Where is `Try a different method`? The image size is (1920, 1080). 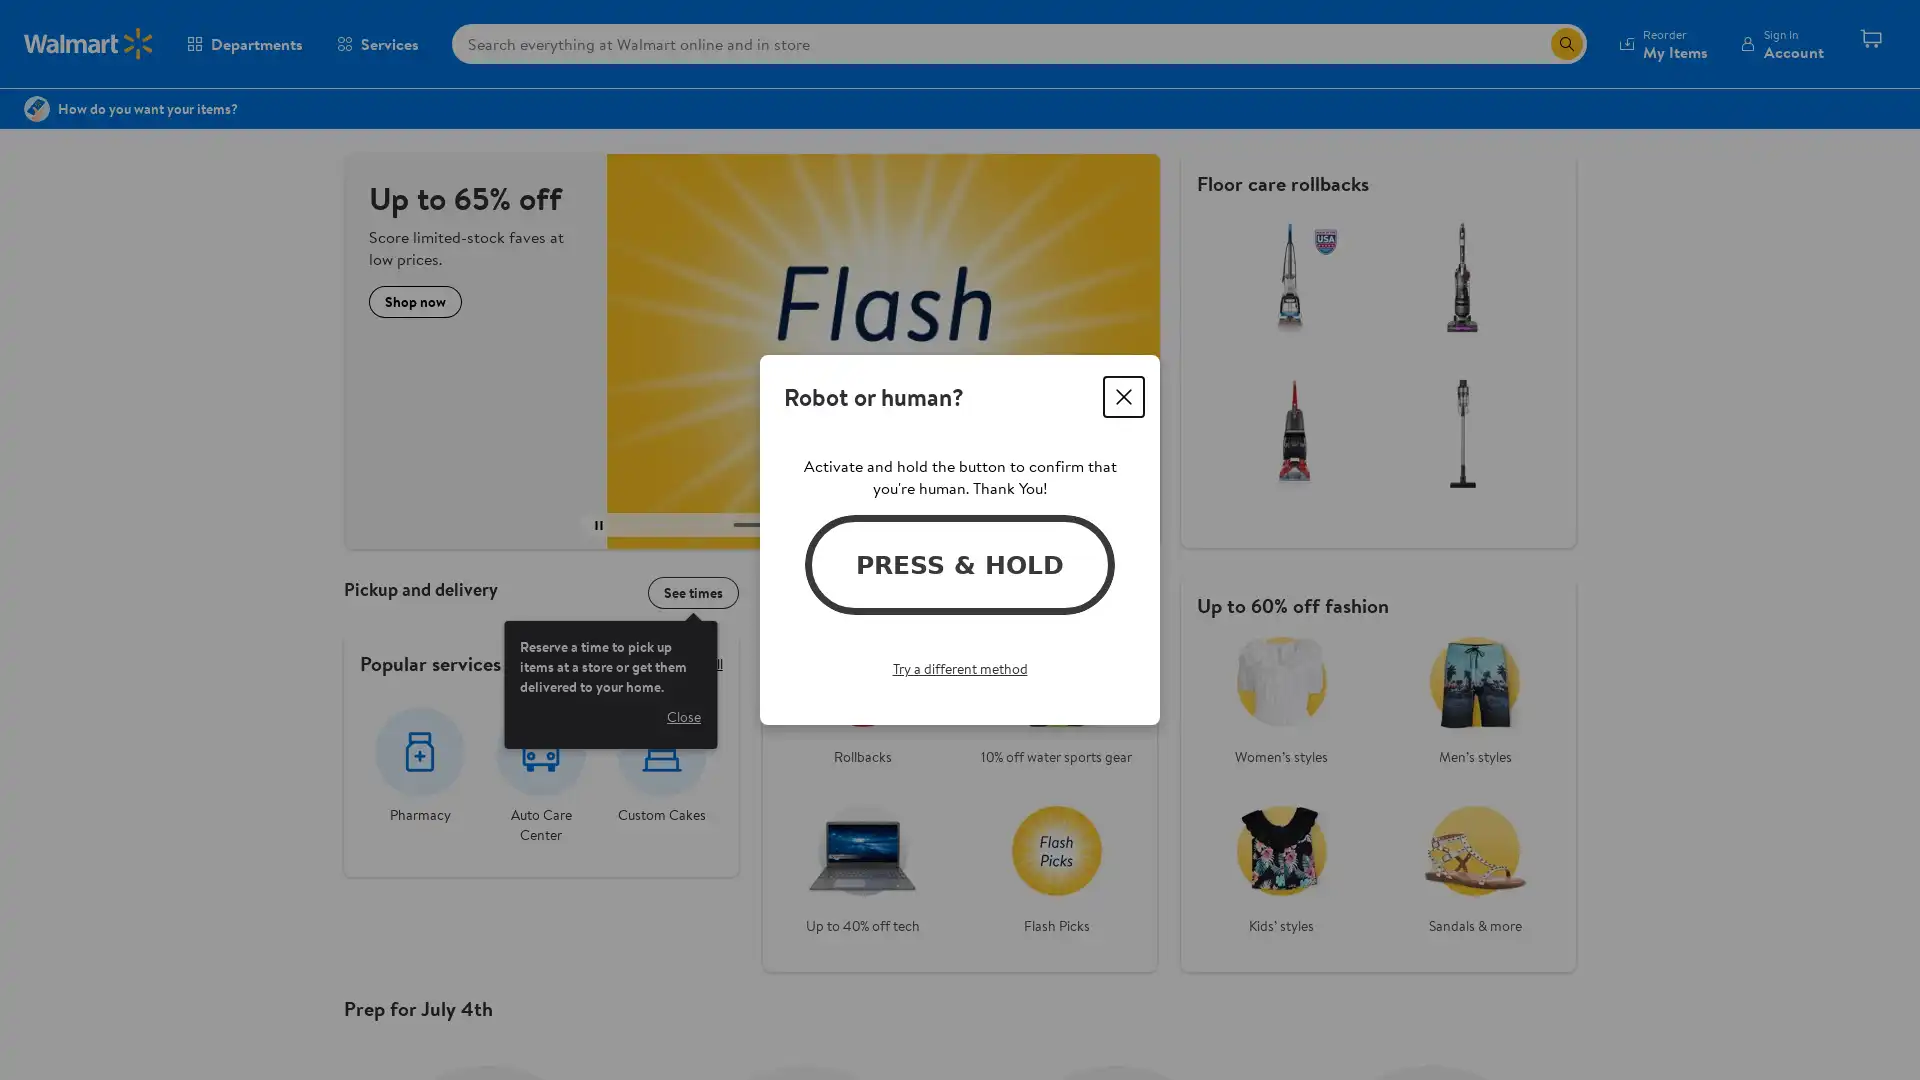
Try a different method is located at coordinates (958, 668).